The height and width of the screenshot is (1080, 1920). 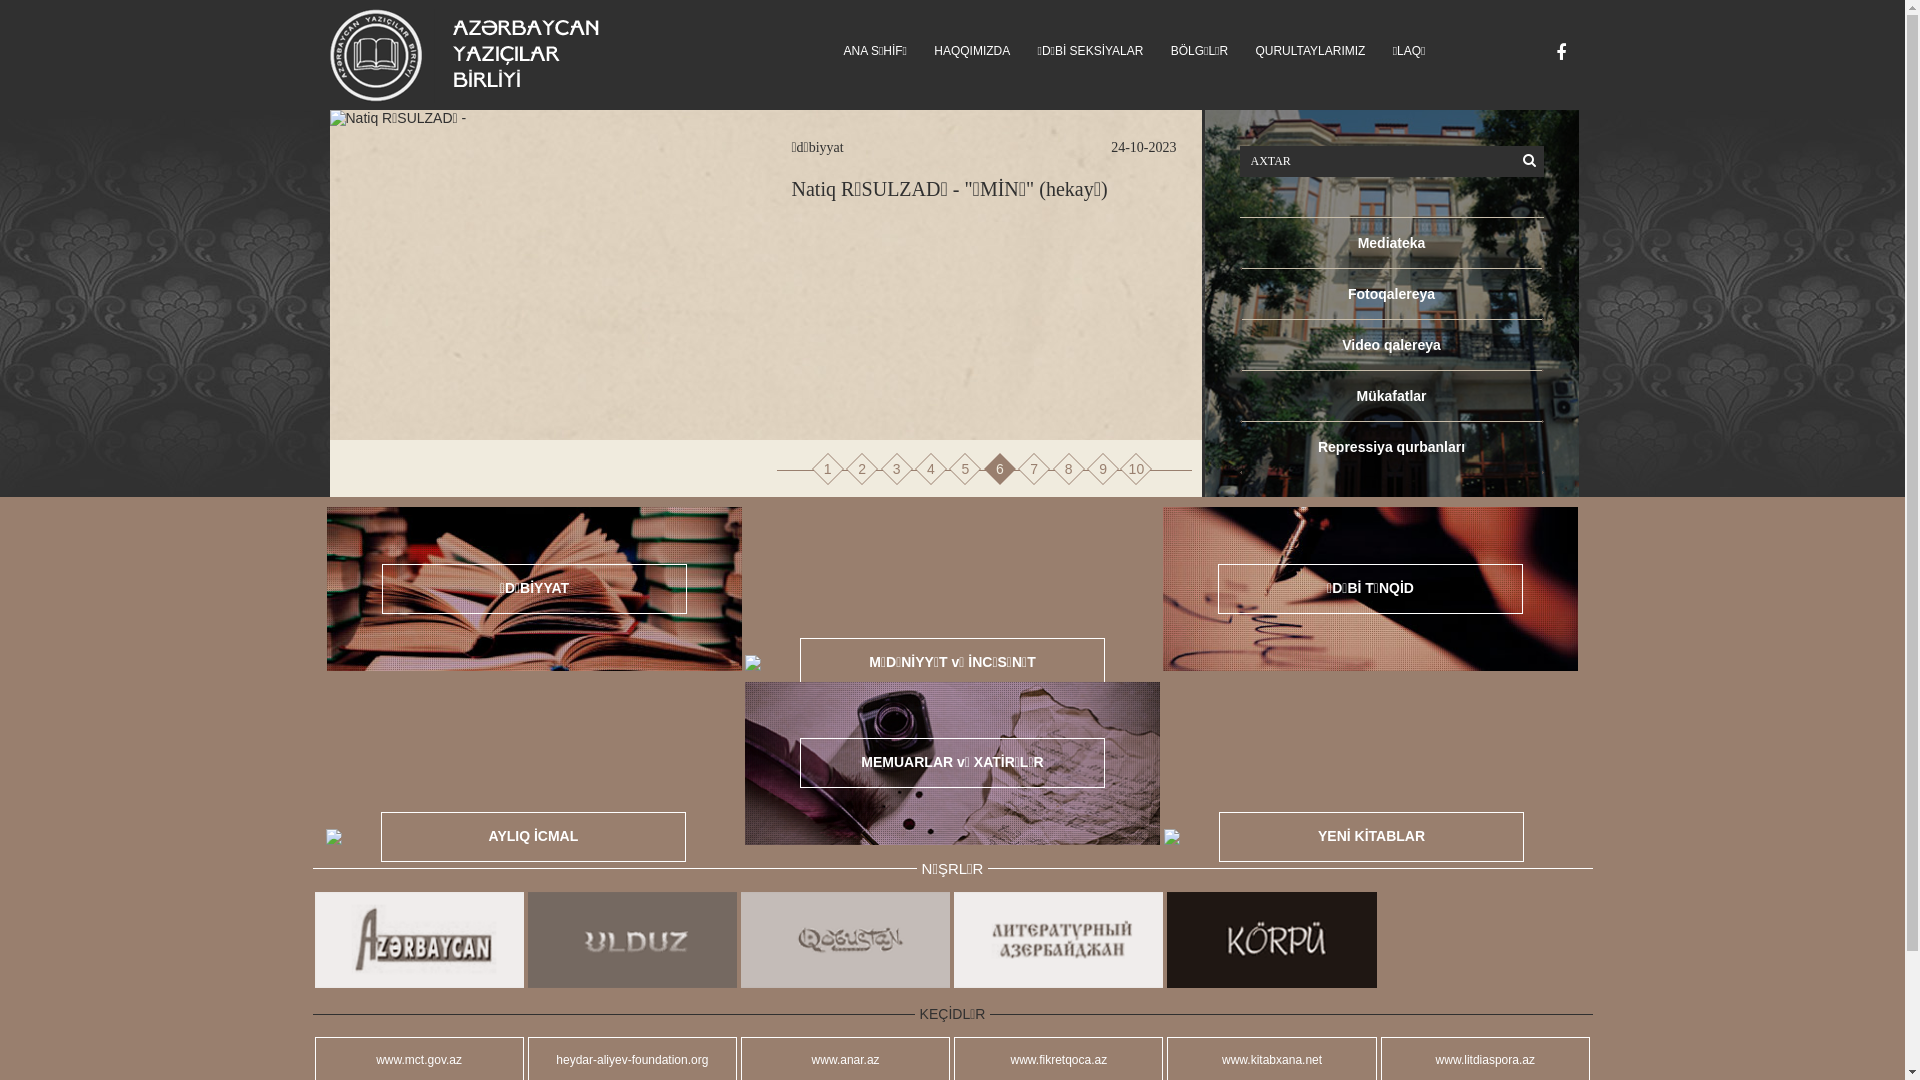 I want to click on 'Fotoqalereya', so click(x=1391, y=294).